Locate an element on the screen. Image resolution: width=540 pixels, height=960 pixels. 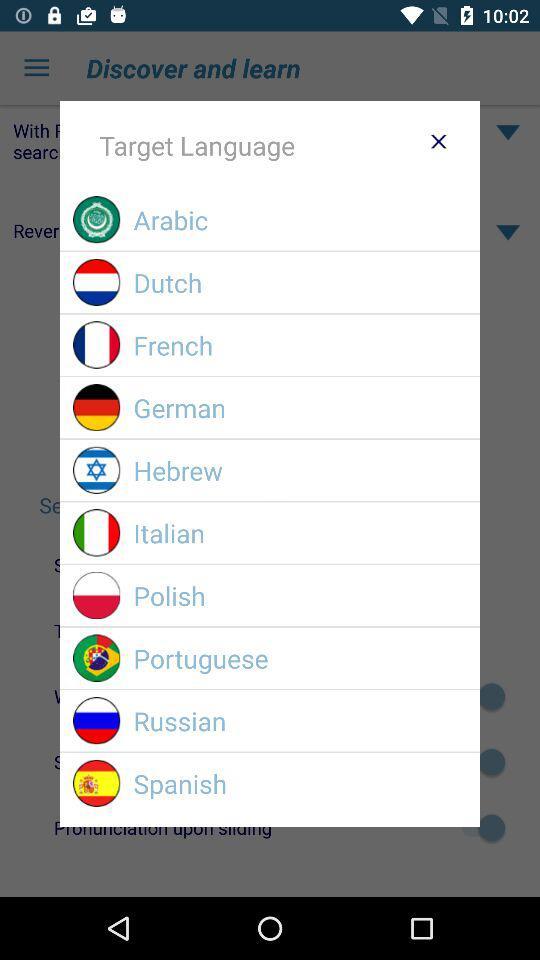
the dutch is located at coordinates (299, 281).